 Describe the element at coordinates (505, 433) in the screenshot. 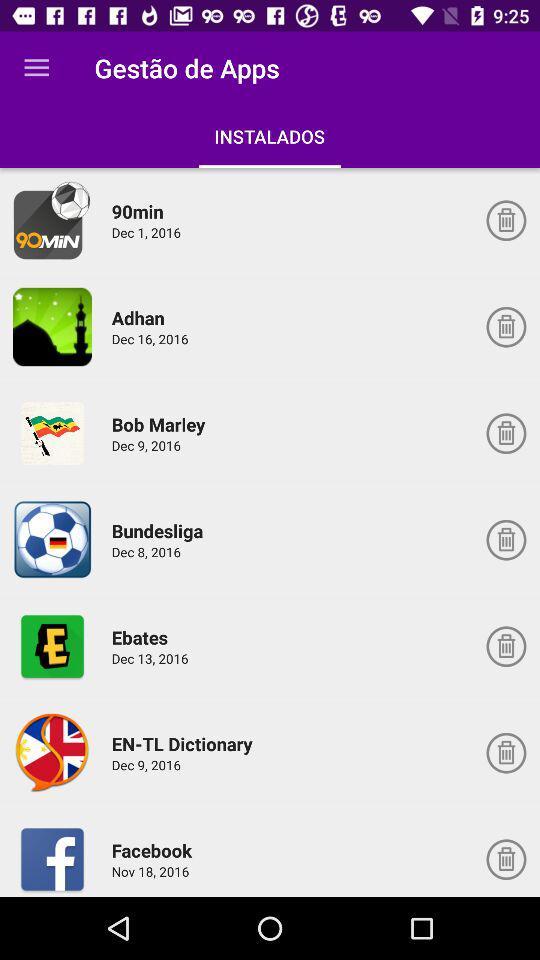

I see `discard the app` at that location.